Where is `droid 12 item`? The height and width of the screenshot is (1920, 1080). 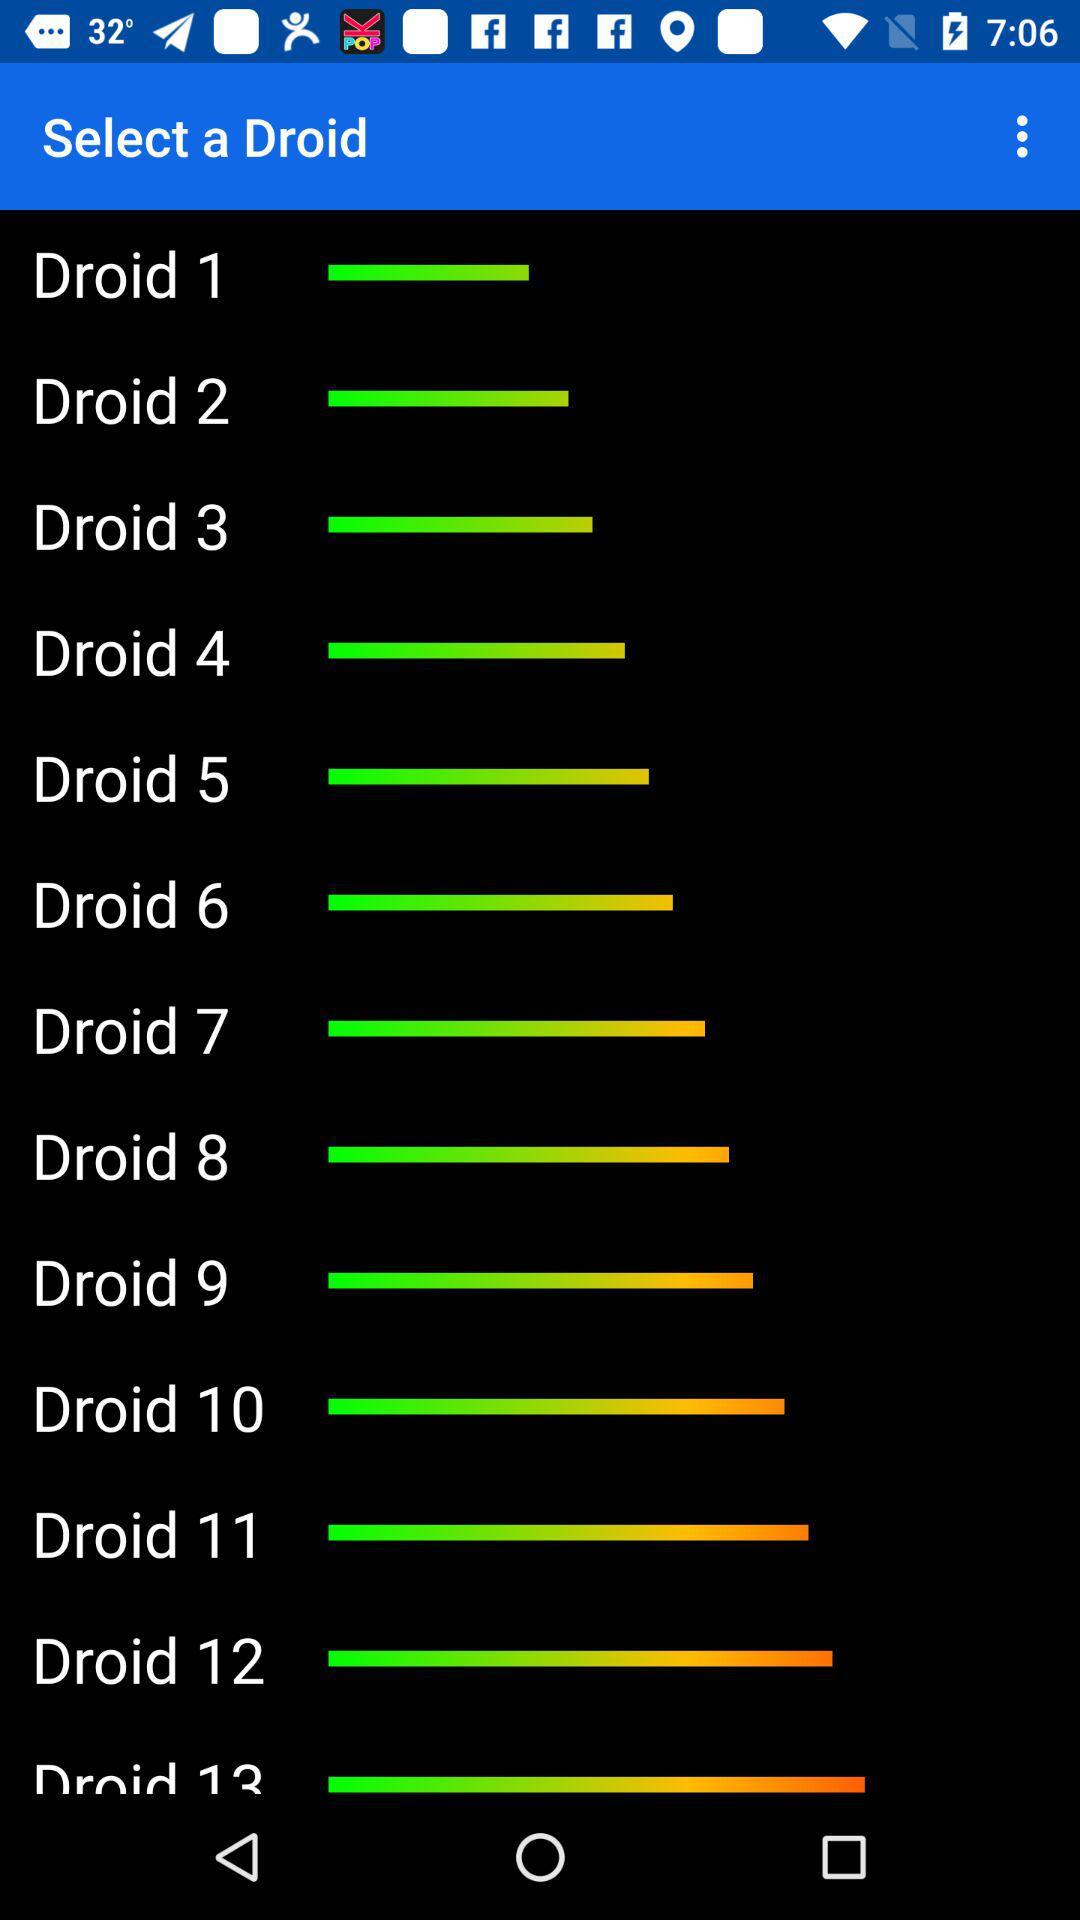 droid 12 item is located at coordinates (147, 1659).